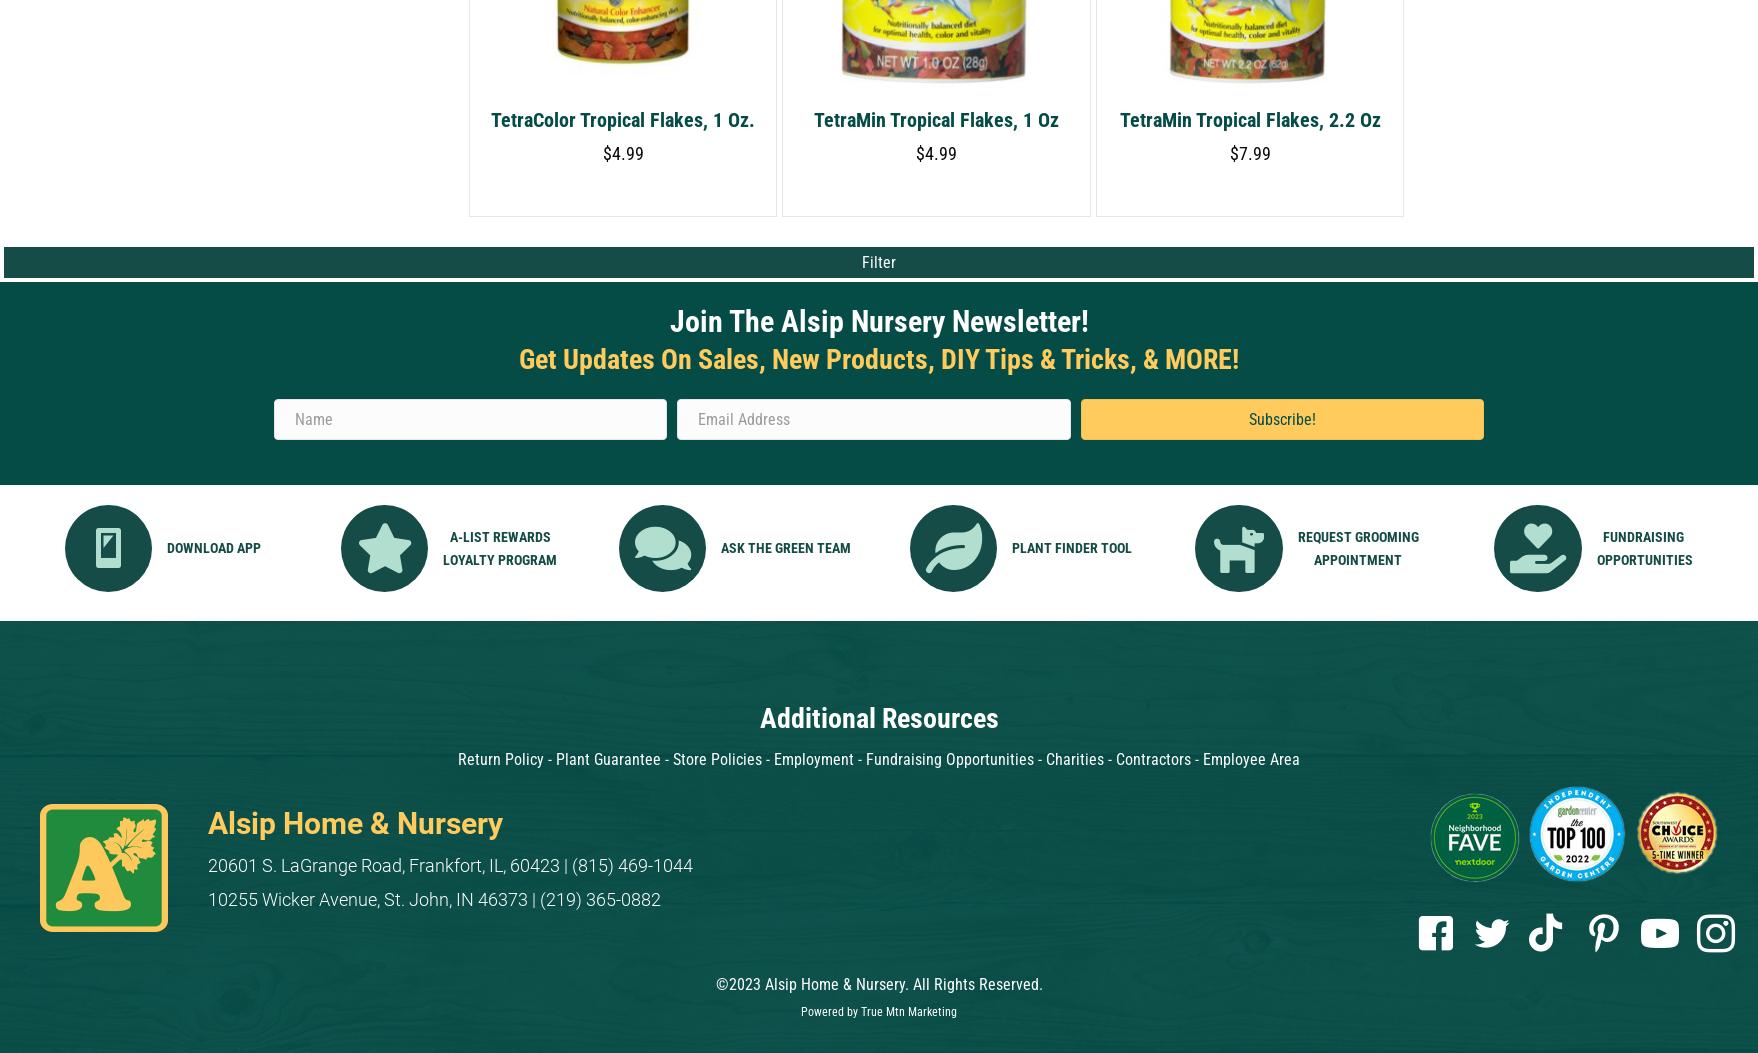 This screenshot has height=1053, width=1758. Describe the element at coordinates (1356, 534) in the screenshot. I see `'REQUEST GROOMING'` at that location.